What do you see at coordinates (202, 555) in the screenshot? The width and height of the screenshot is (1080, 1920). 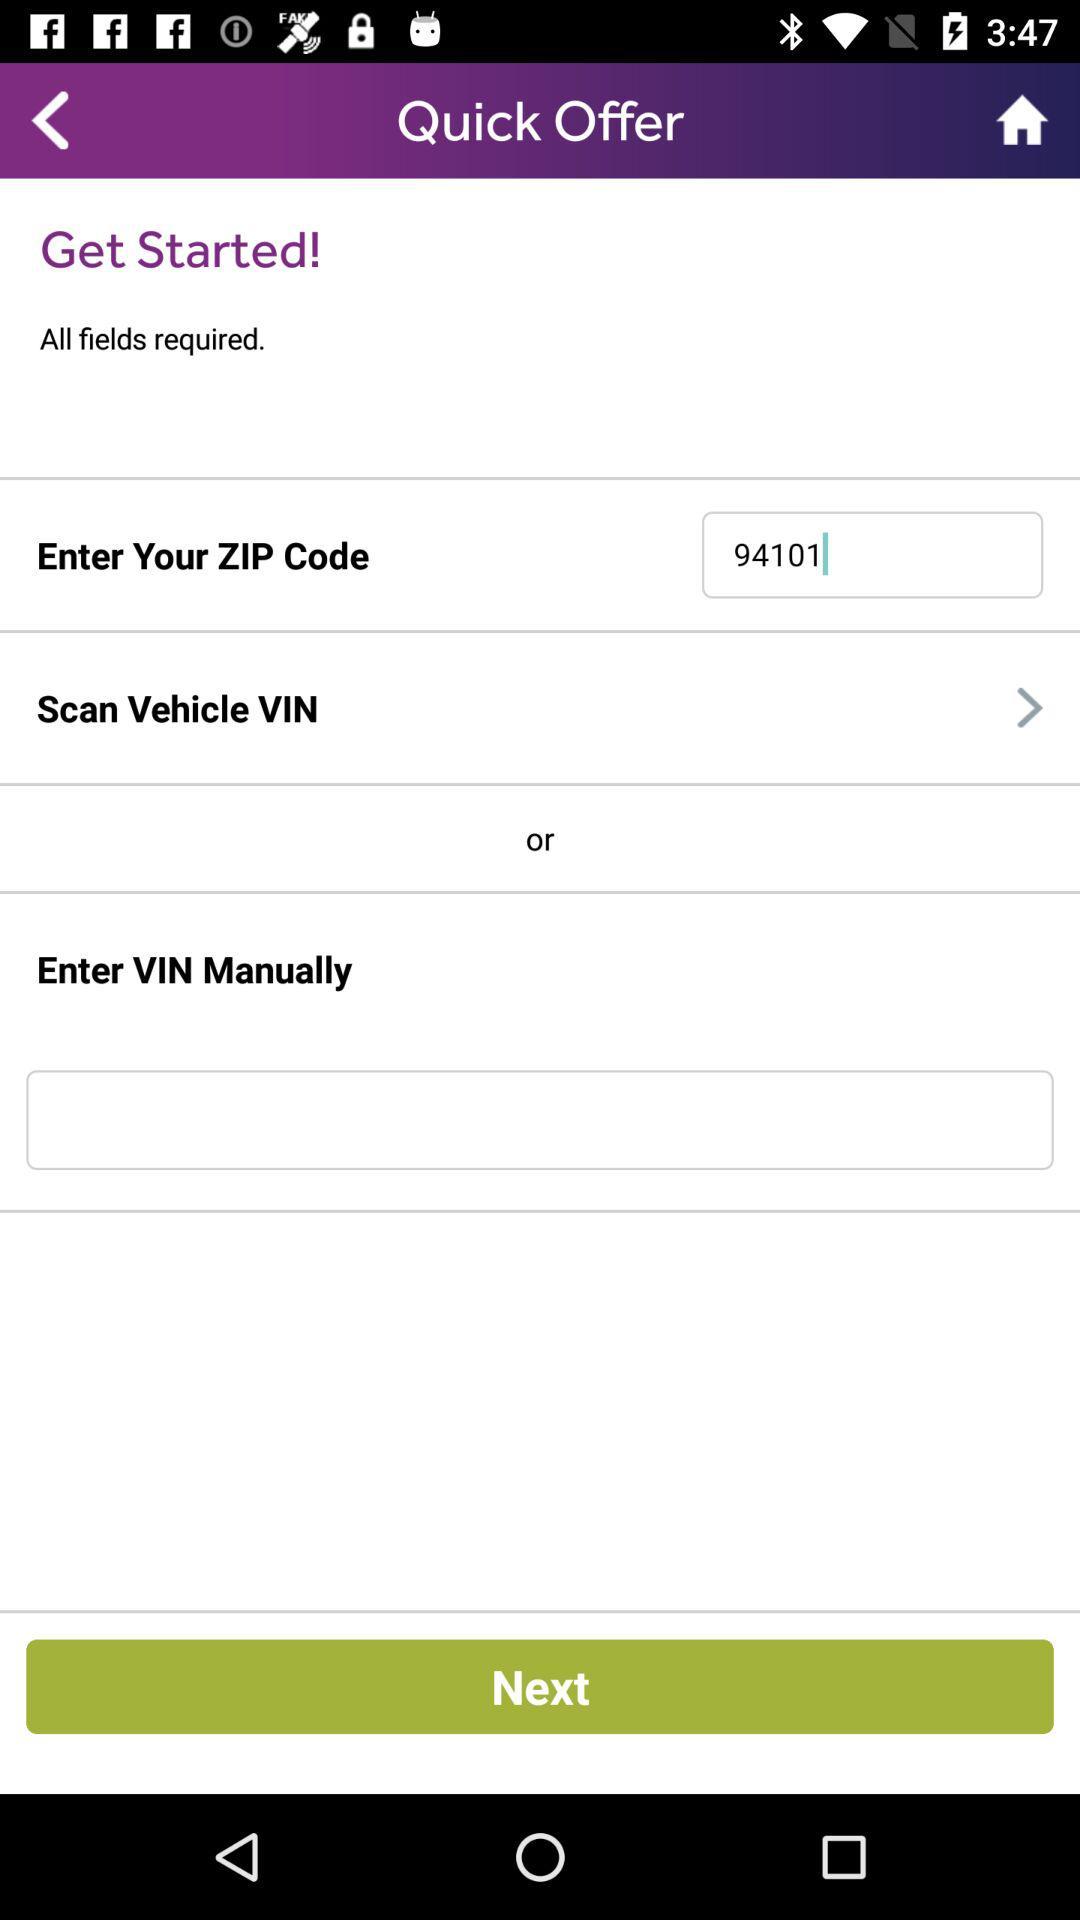 I see `enter your zip item` at bounding box center [202, 555].